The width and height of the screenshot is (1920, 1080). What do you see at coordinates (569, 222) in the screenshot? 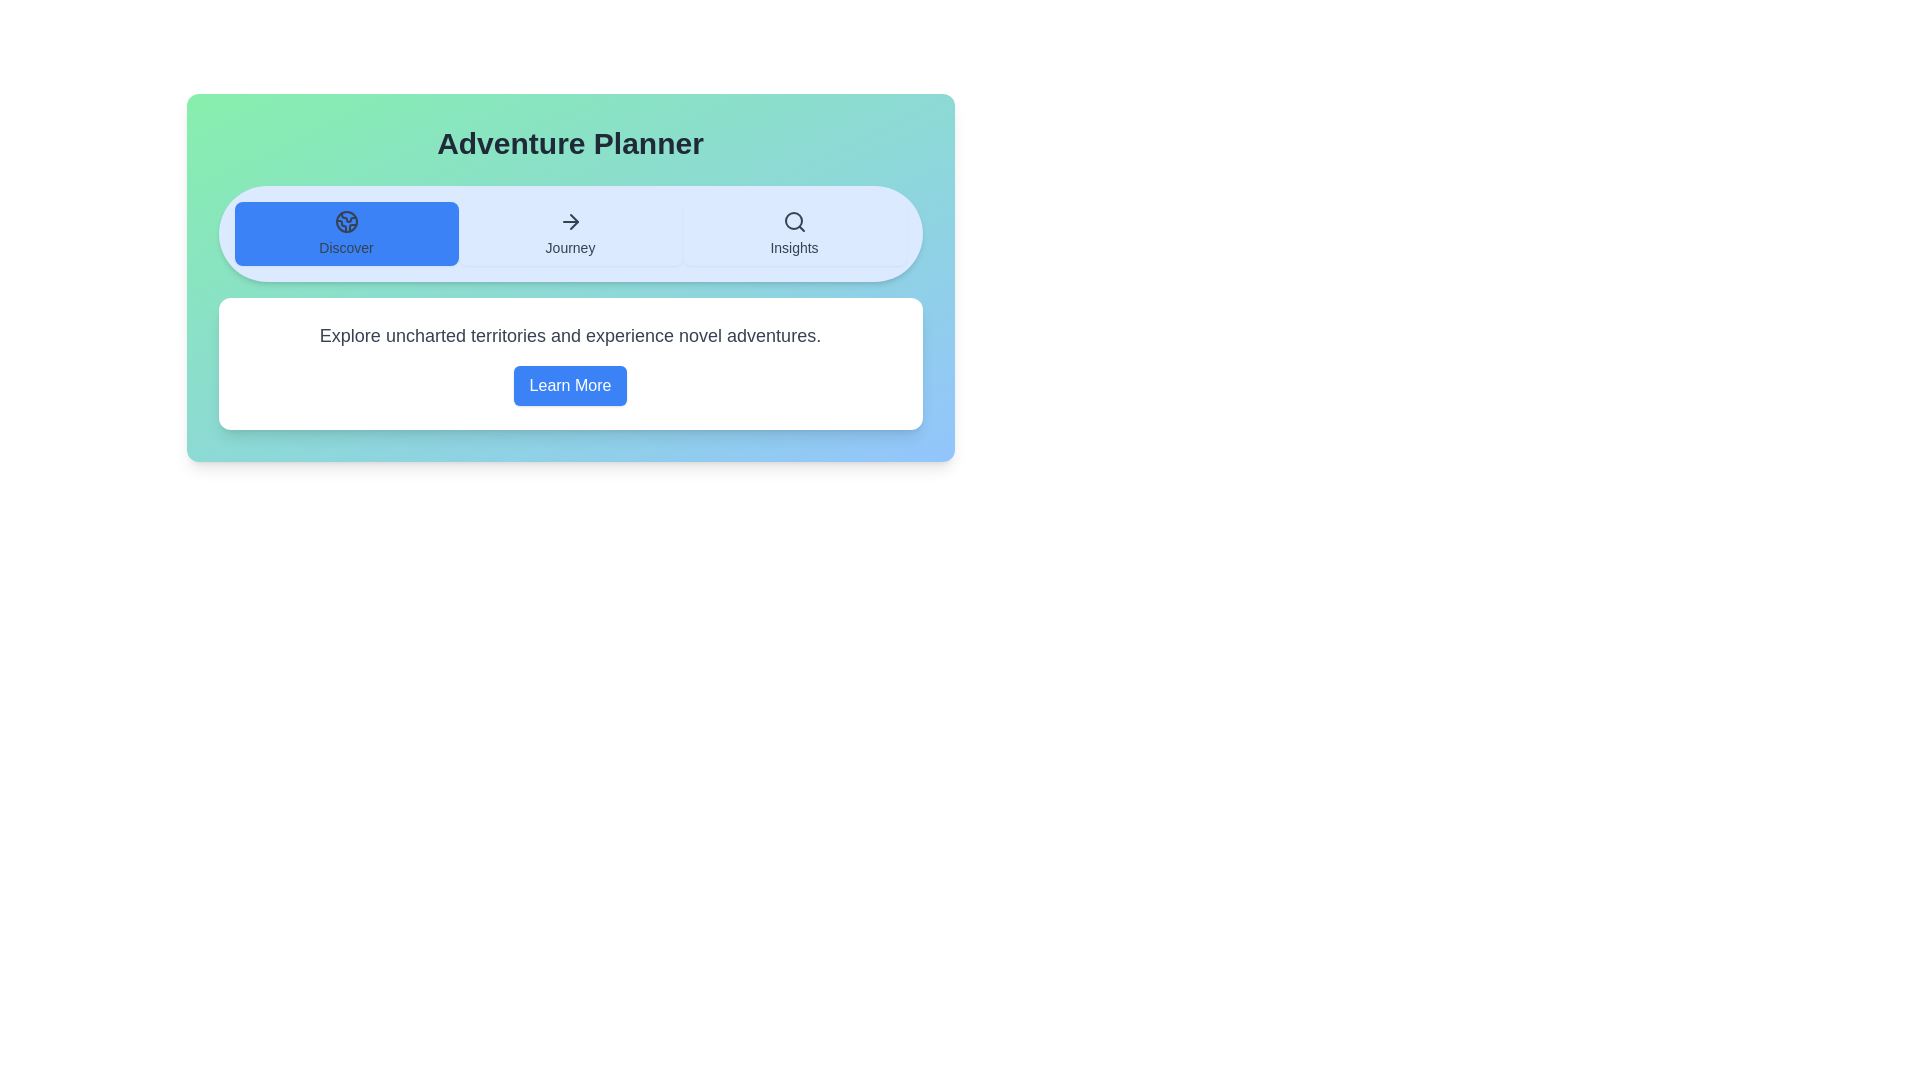
I see `the arrow icon representing forward movement in the 'Journey' tab of the navigation bar located below the 'Adventure Planner' title` at bounding box center [569, 222].